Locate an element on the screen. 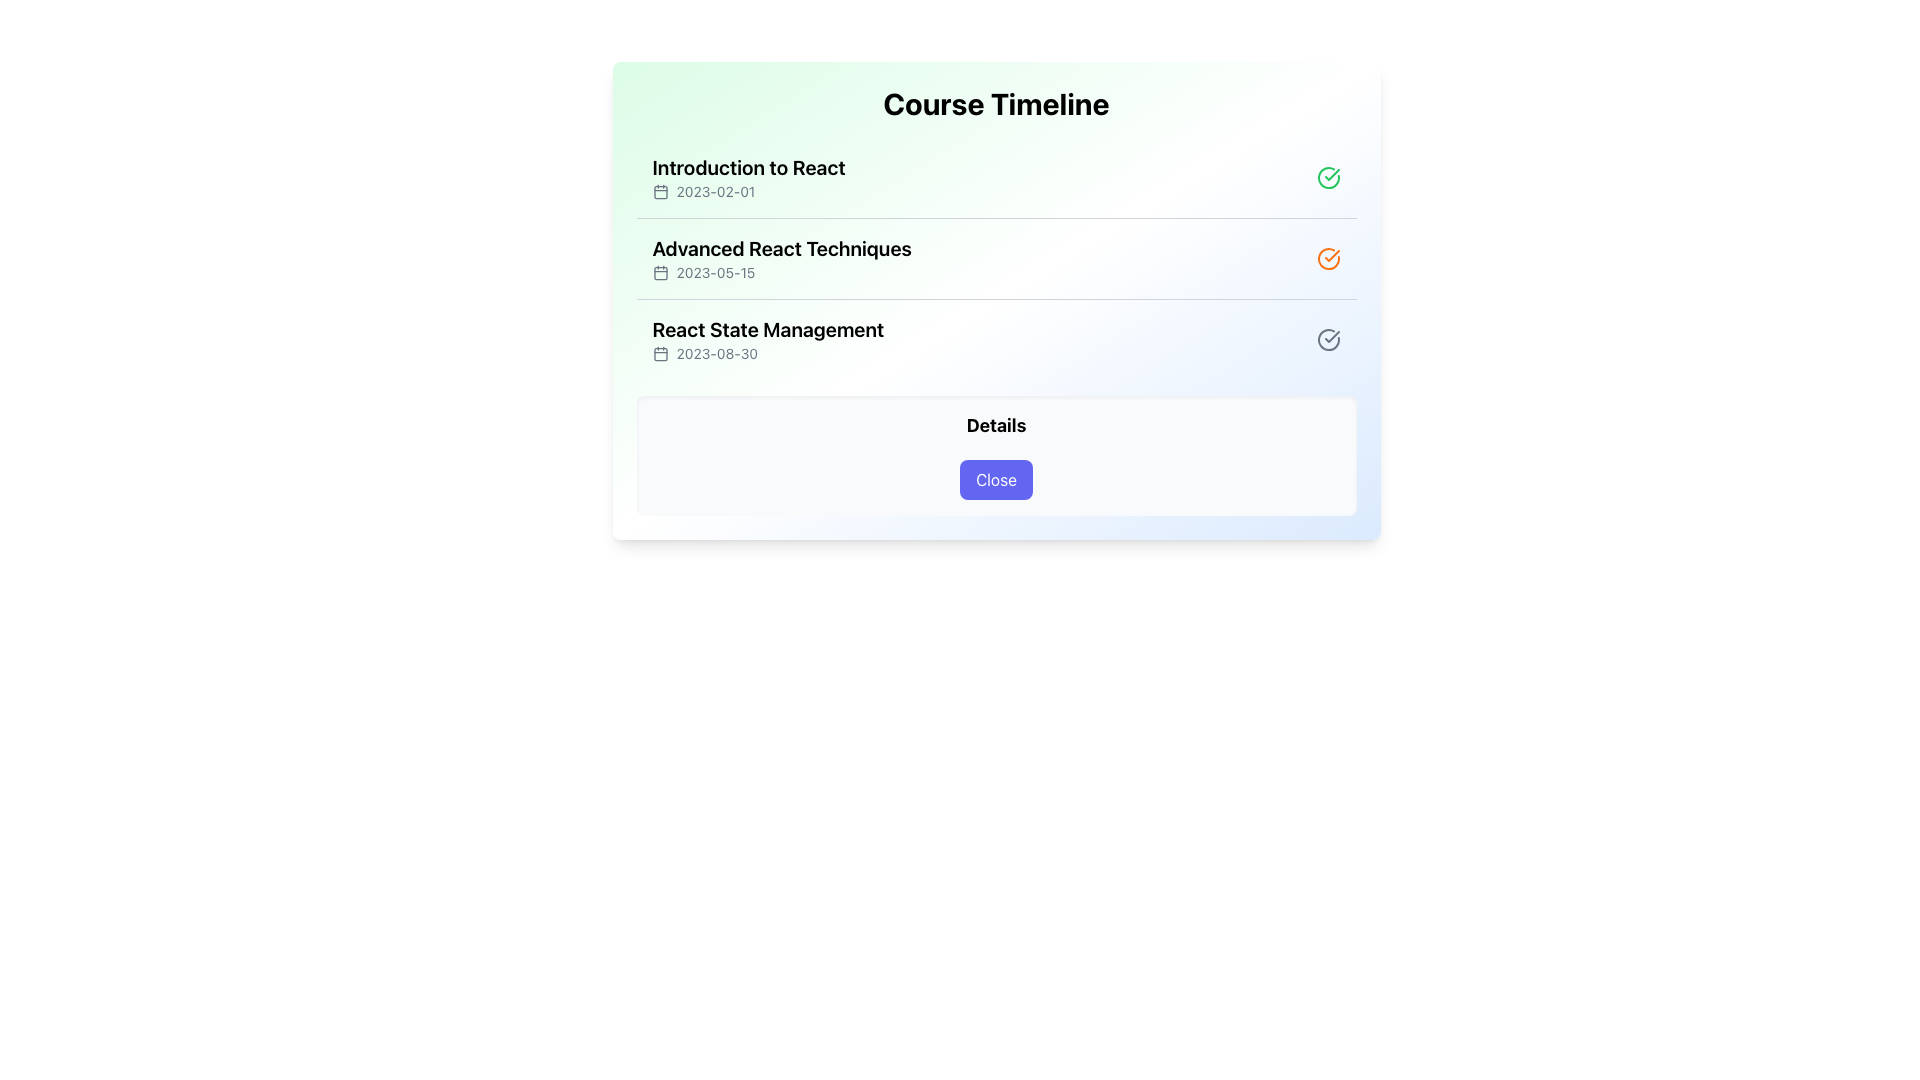 The width and height of the screenshot is (1920, 1080). the bold text label displaying 'Introduction to React', which is the first item under the 'Course Timeline' header is located at coordinates (747, 167).